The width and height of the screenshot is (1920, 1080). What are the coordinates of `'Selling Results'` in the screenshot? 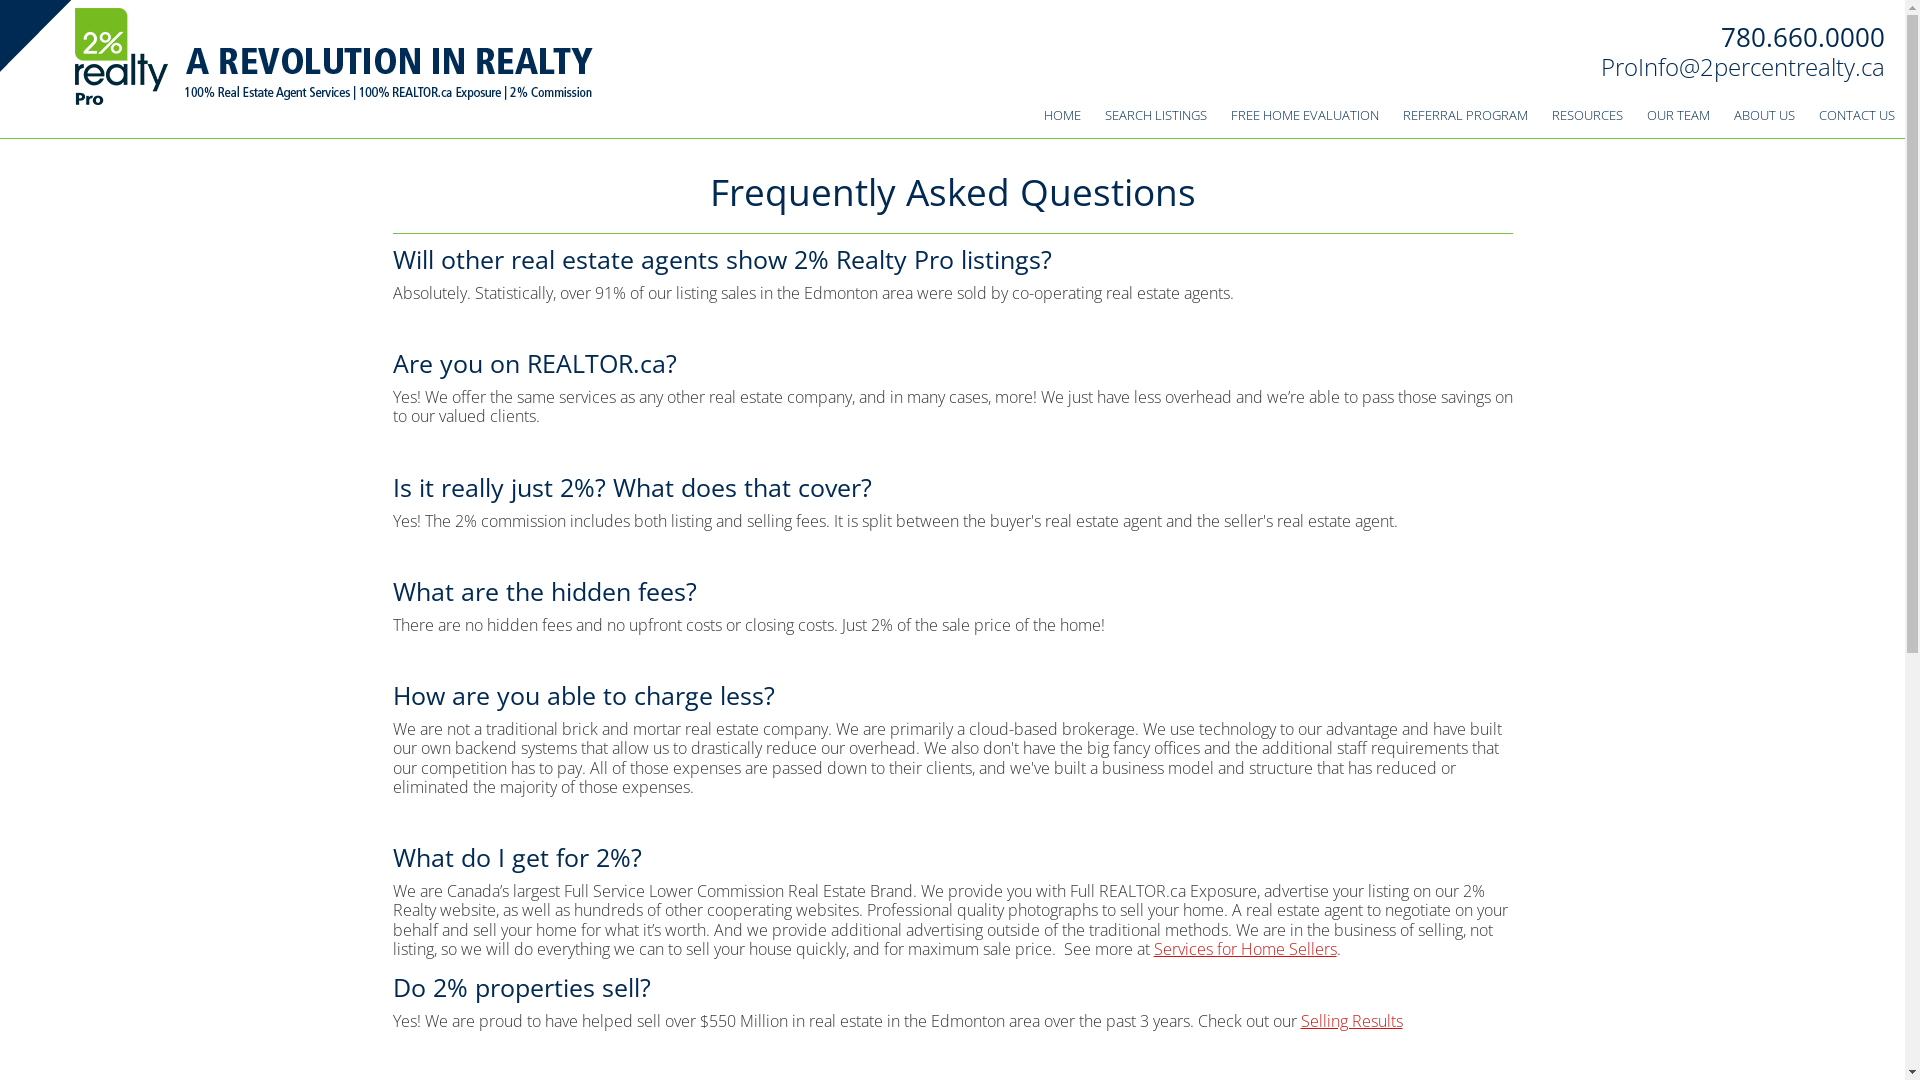 It's located at (1350, 1021).